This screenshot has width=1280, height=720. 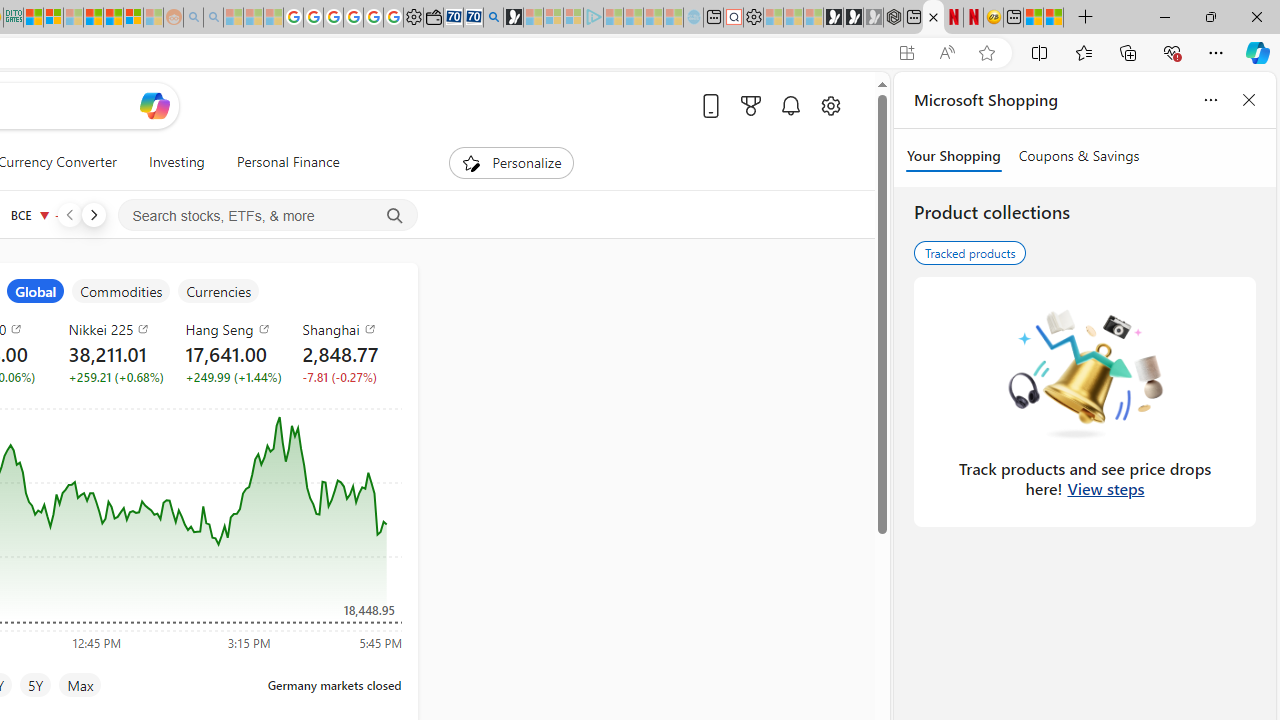 What do you see at coordinates (830, 105) in the screenshot?
I see `'Open settings'` at bounding box center [830, 105].